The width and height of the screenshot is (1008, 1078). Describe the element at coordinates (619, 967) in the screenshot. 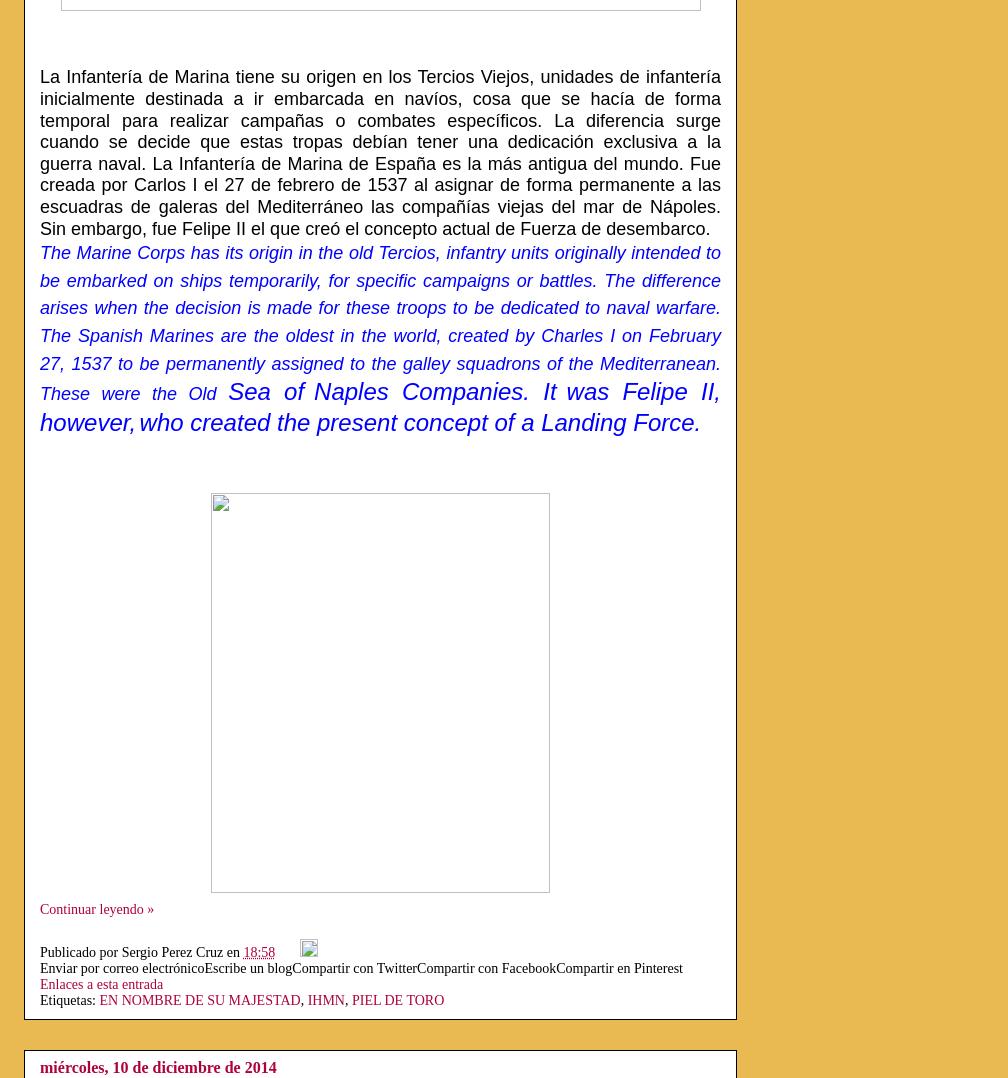

I see `'Compartir en Pinterest'` at that location.